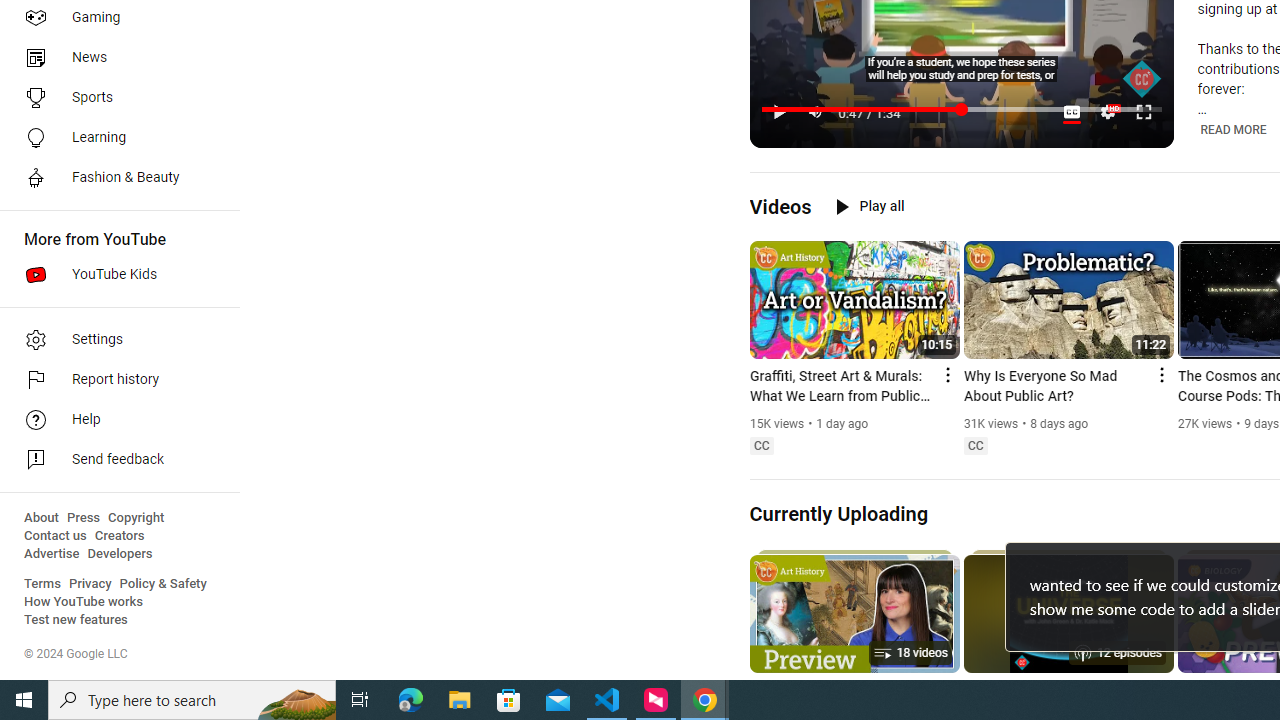 This screenshot has height=720, width=1280. I want to click on 'READ MORE', so click(1232, 129).